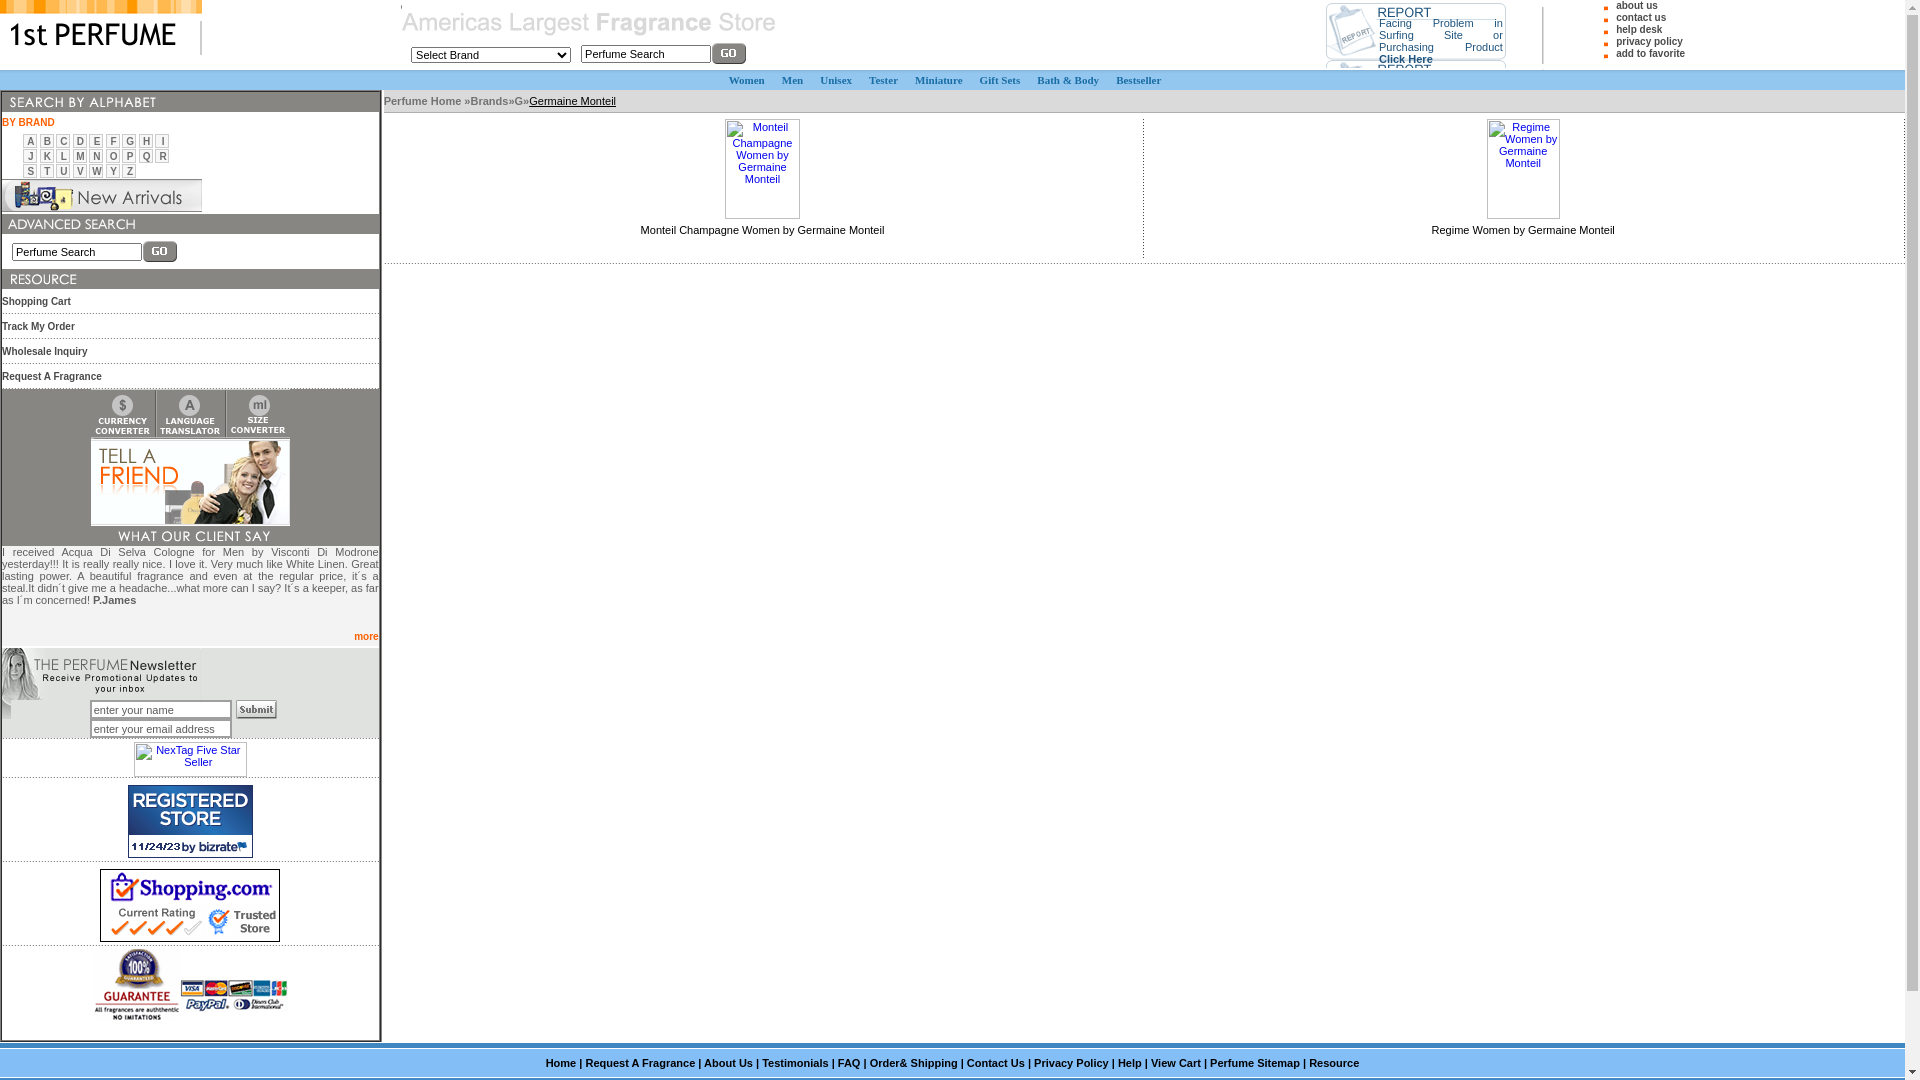 The width and height of the screenshot is (1920, 1080). Describe the element at coordinates (1067, 79) in the screenshot. I see `'Bath & Body'` at that location.